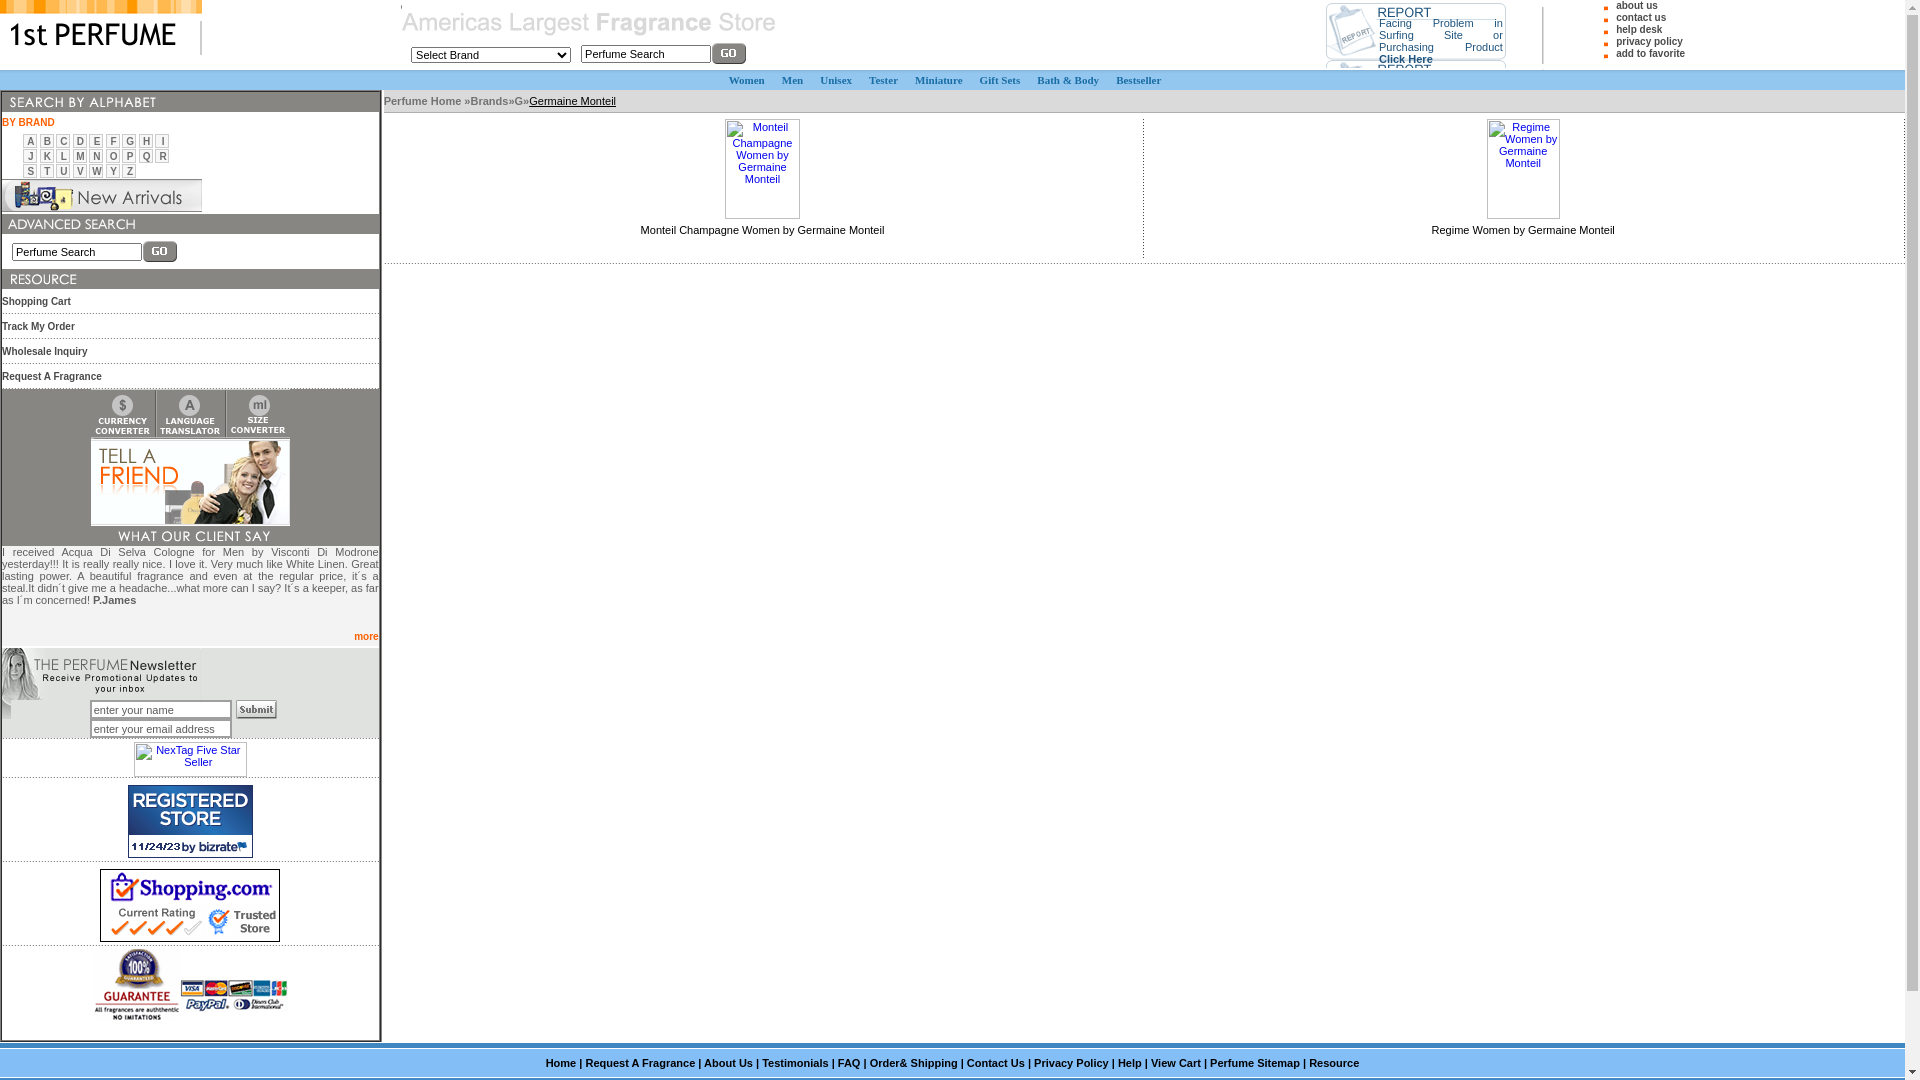 The width and height of the screenshot is (1920, 1080). Describe the element at coordinates (1067, 79) in the screenshot. I see `'Bath & Body'` at that location.